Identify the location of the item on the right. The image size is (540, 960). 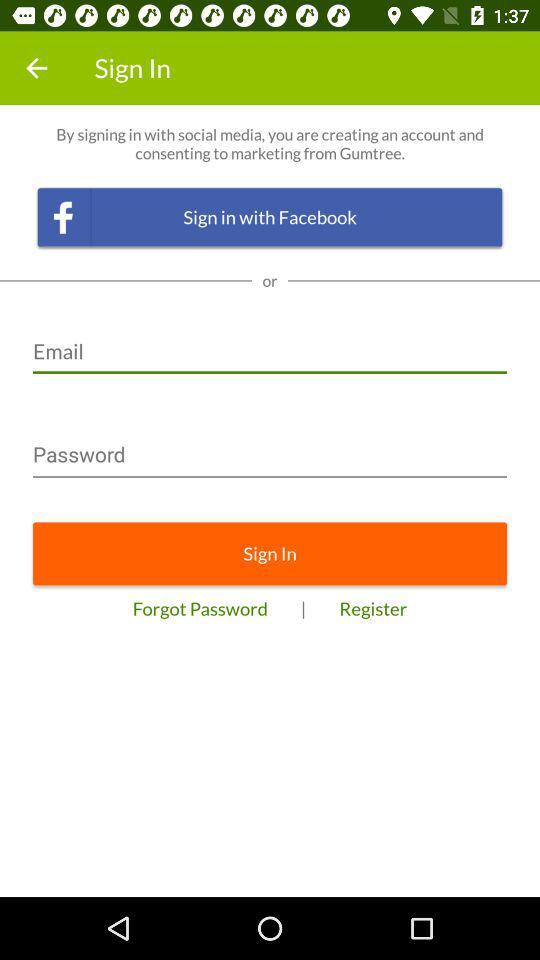
(373, 607).